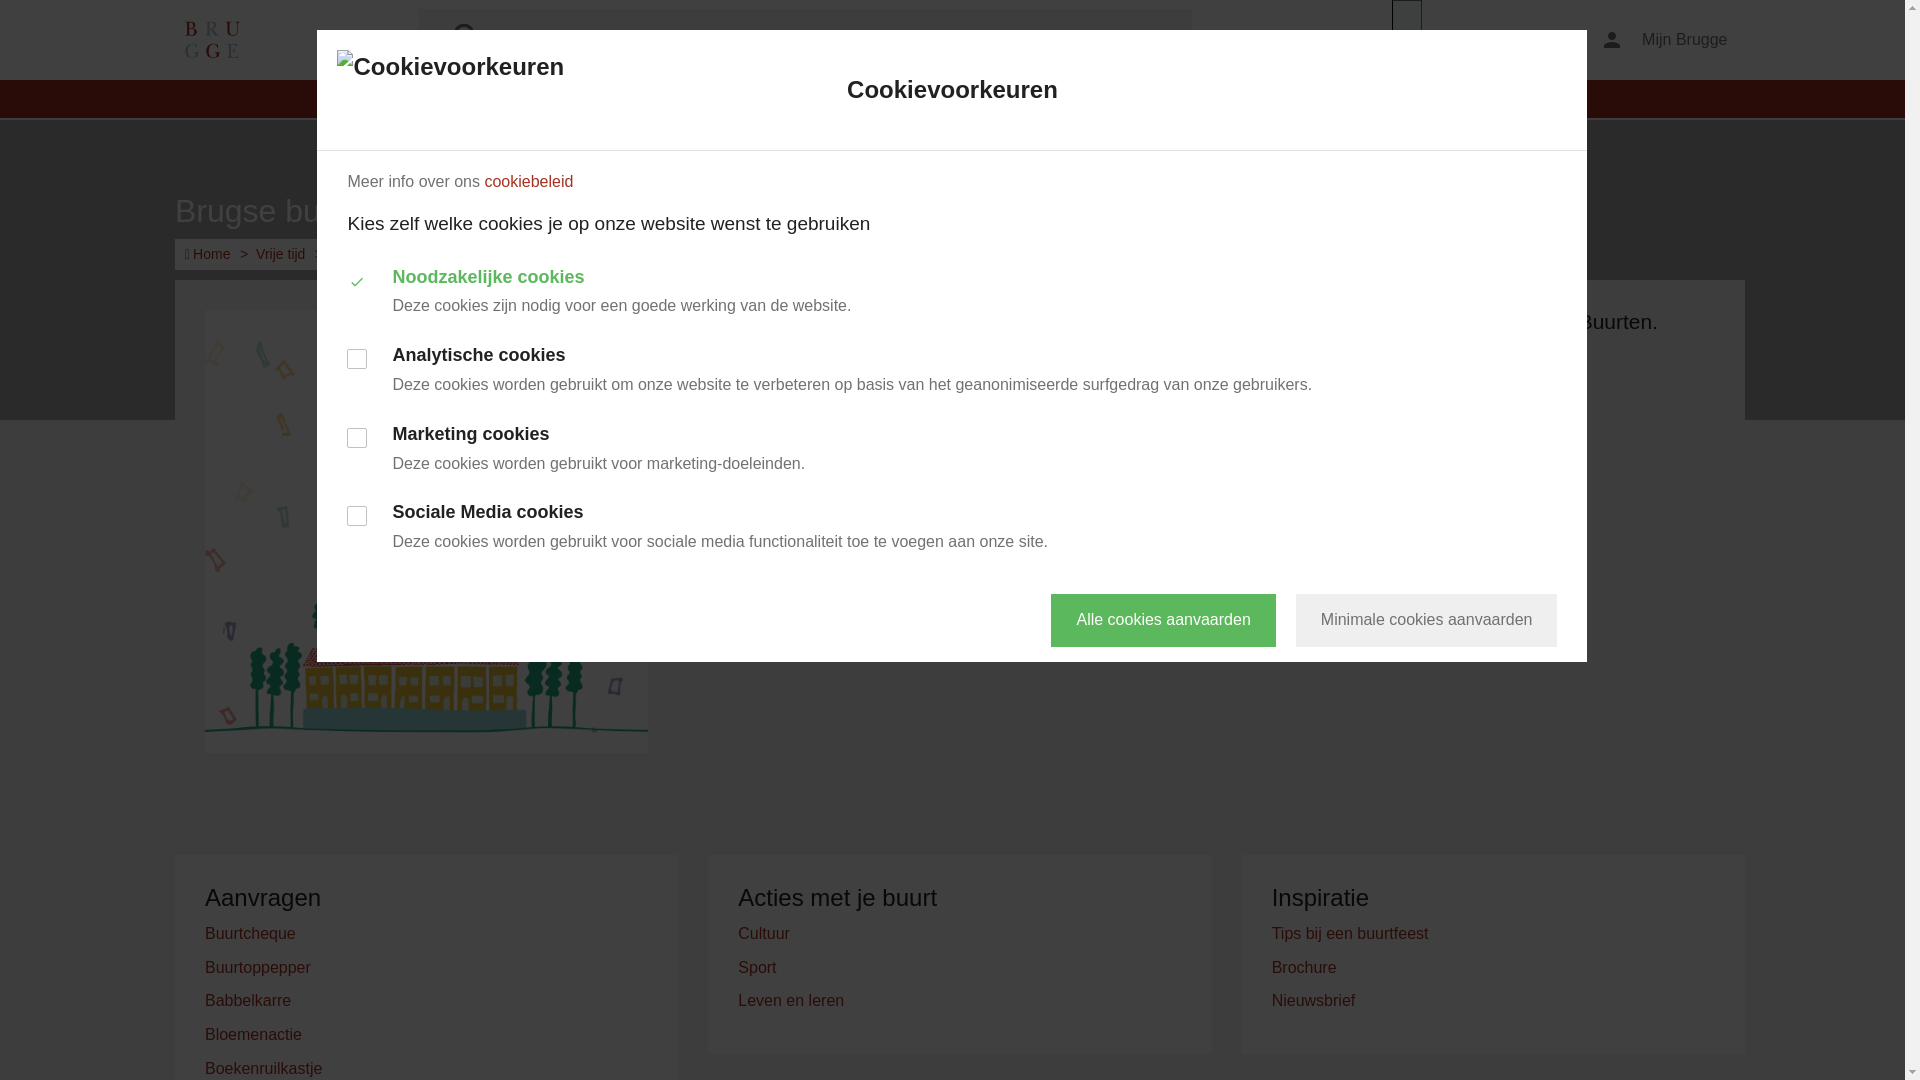  Describe the element at coordinates (756, 966) in the screenshot. I see `'Sport'` at that location.